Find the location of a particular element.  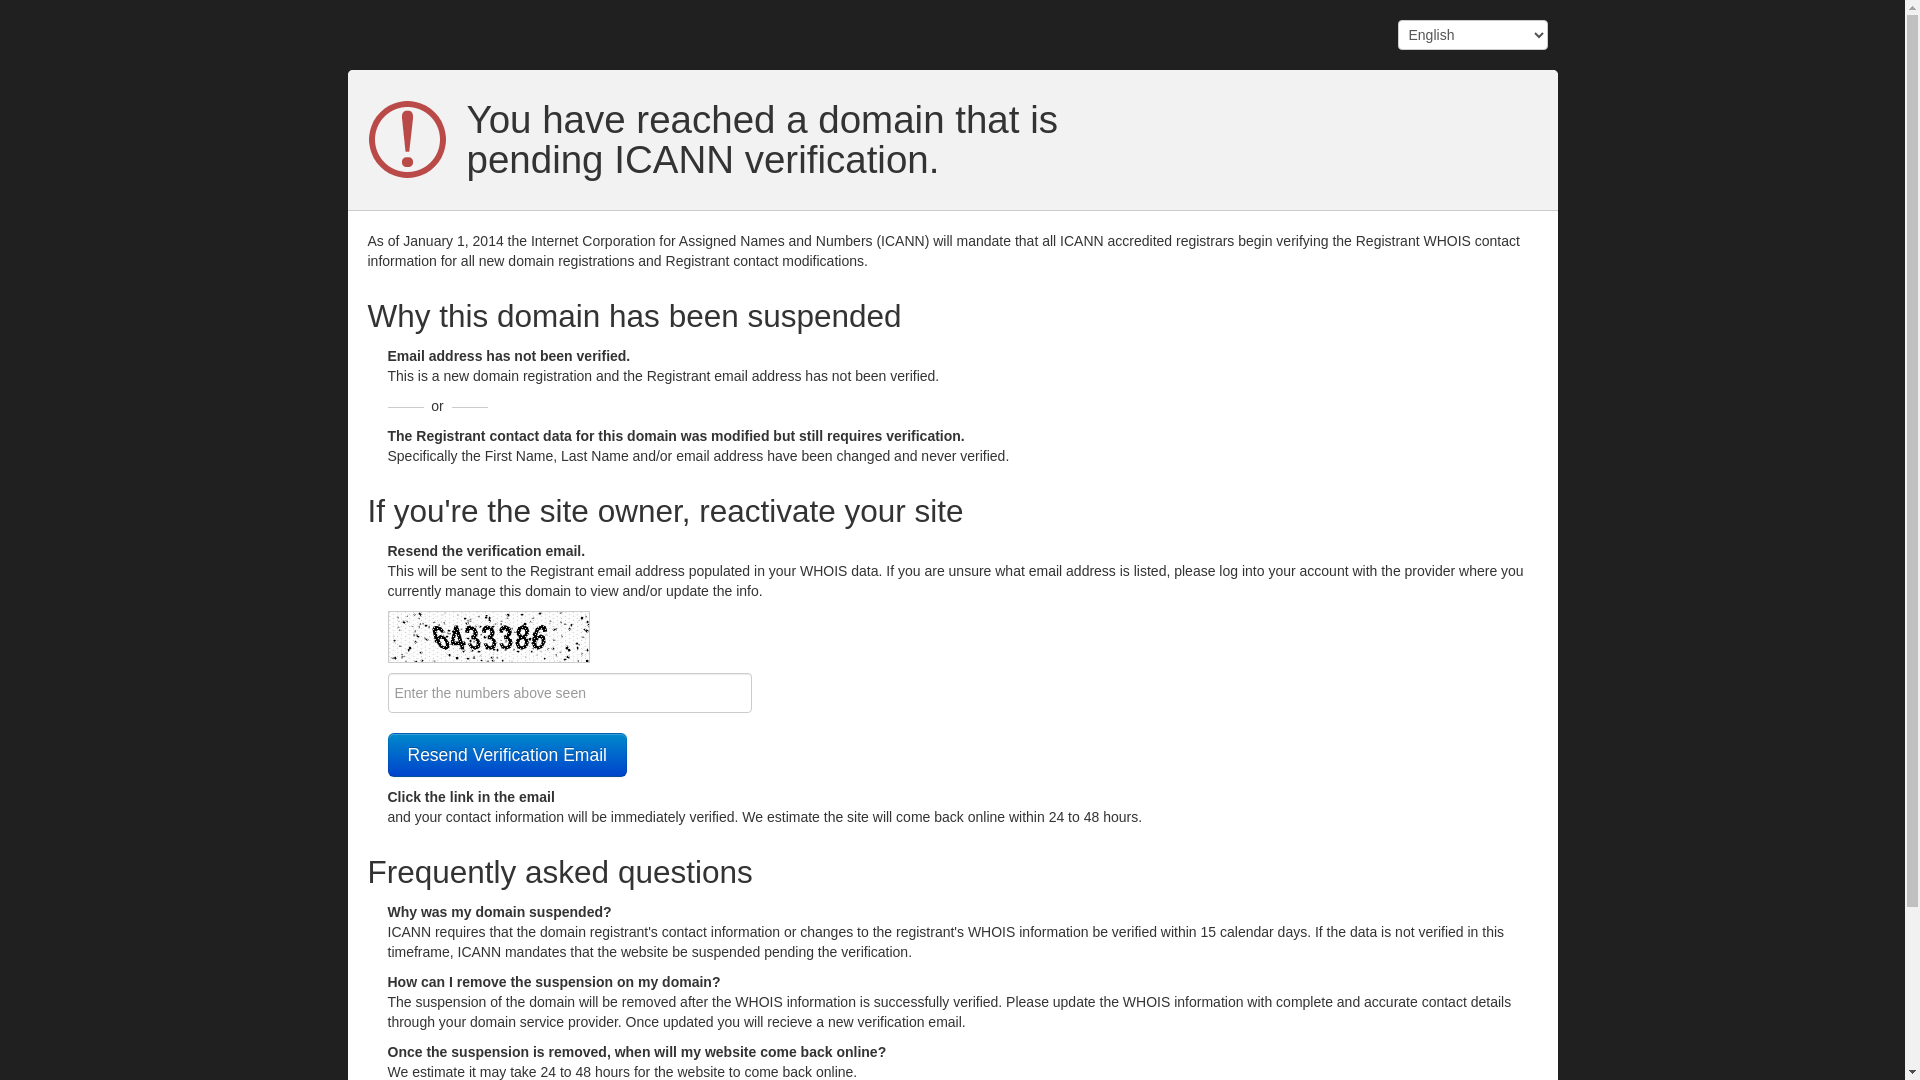

'Resend Verification Email' is located at coordinates (507, 755).